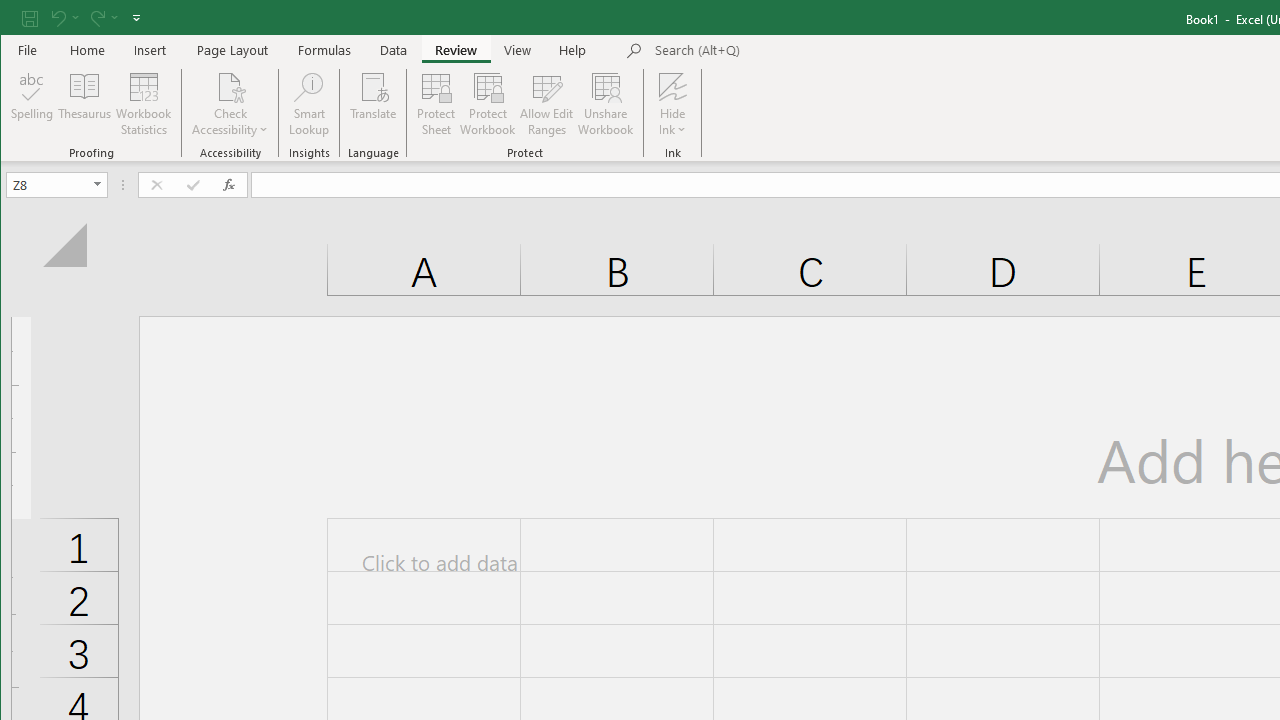 This screenshot has width=1280, height=720. I want to click on 'Smart Lookup', so click(308, 104).